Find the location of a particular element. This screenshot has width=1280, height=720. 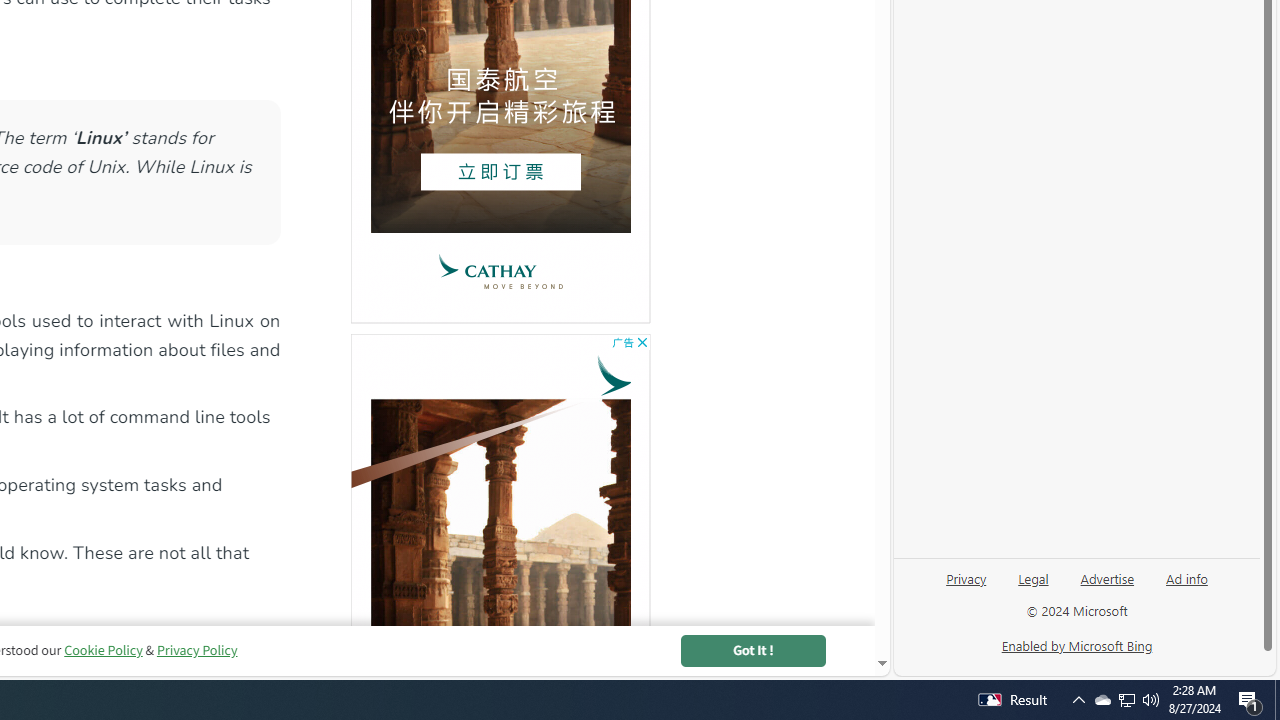

'Privacy Policy' is located at coordinates (197, 650).